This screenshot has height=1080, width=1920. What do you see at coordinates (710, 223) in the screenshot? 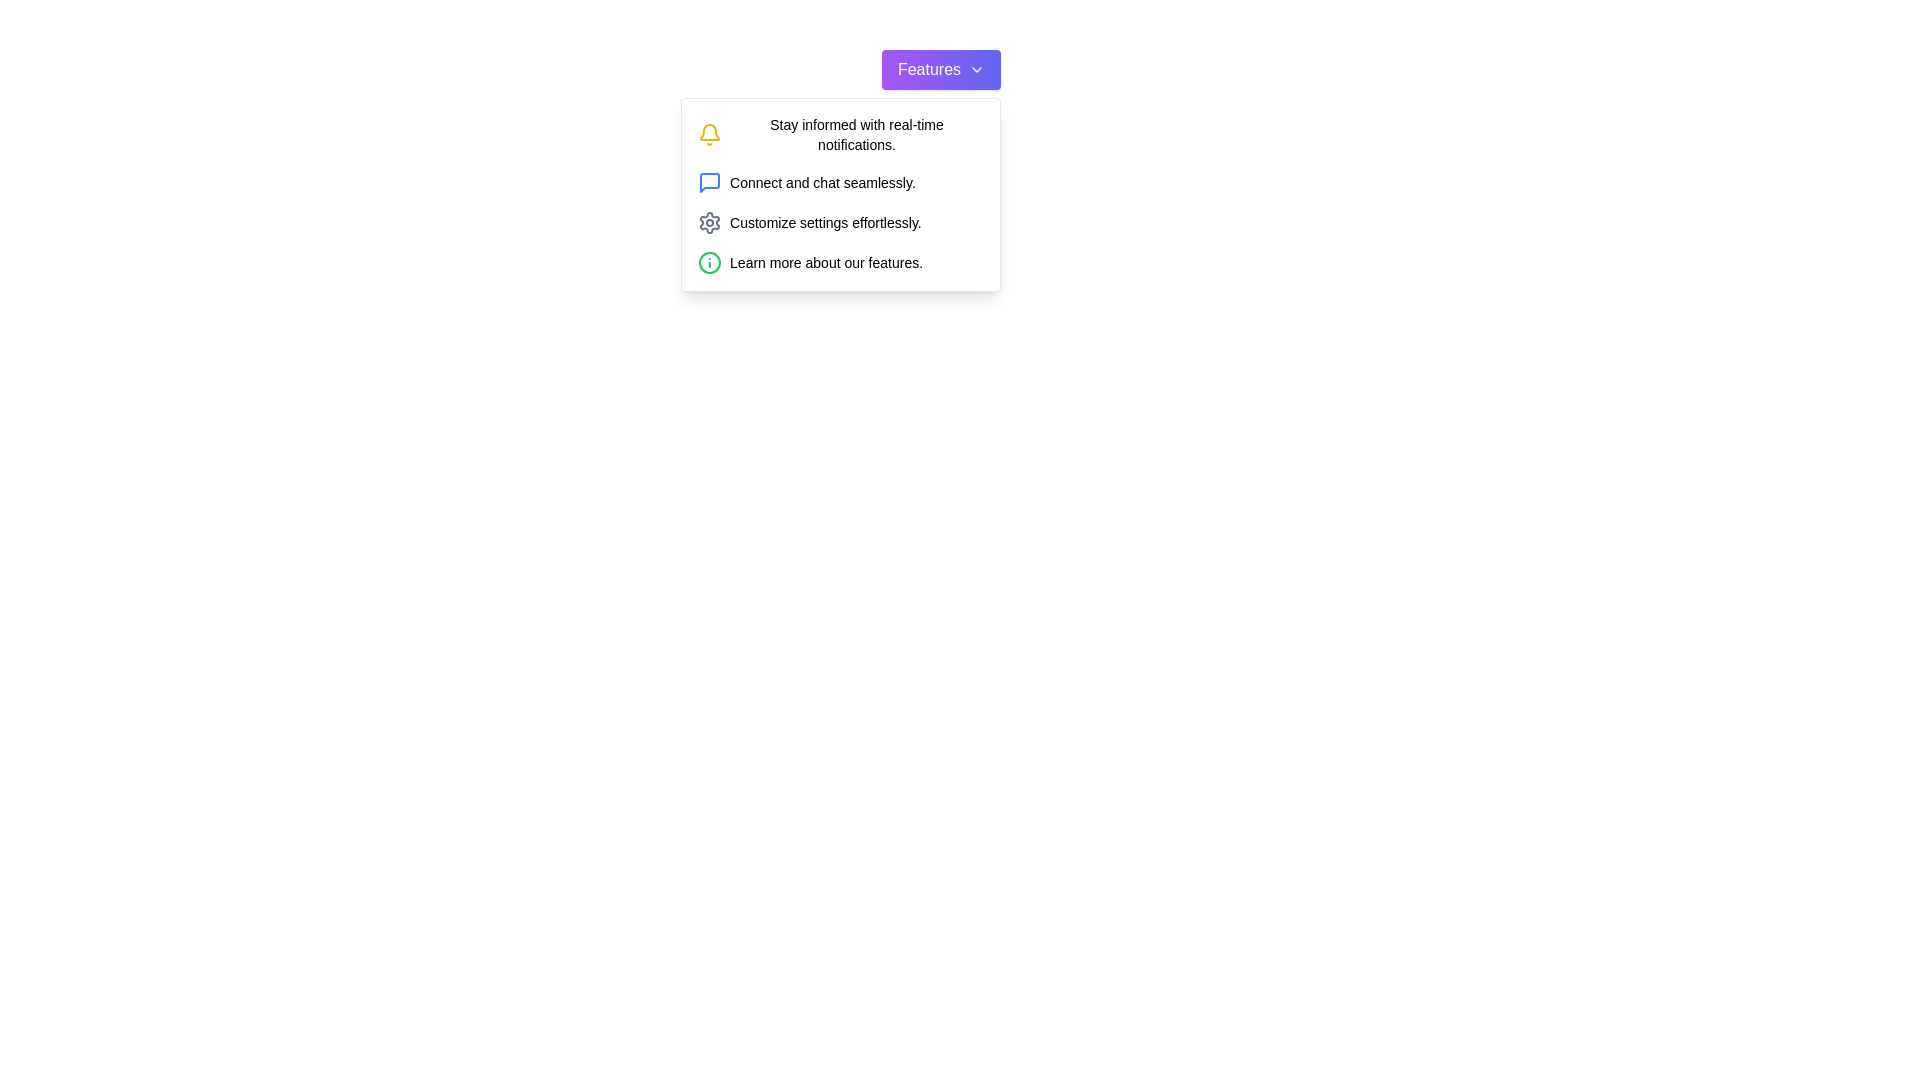
I see `the gear-shaped icon that is light gray with a thin outline, located to the left of the text 'Customize settings effortlessly' in the dropdown menu labeled 'Features'` at bounding box center [710, 223].